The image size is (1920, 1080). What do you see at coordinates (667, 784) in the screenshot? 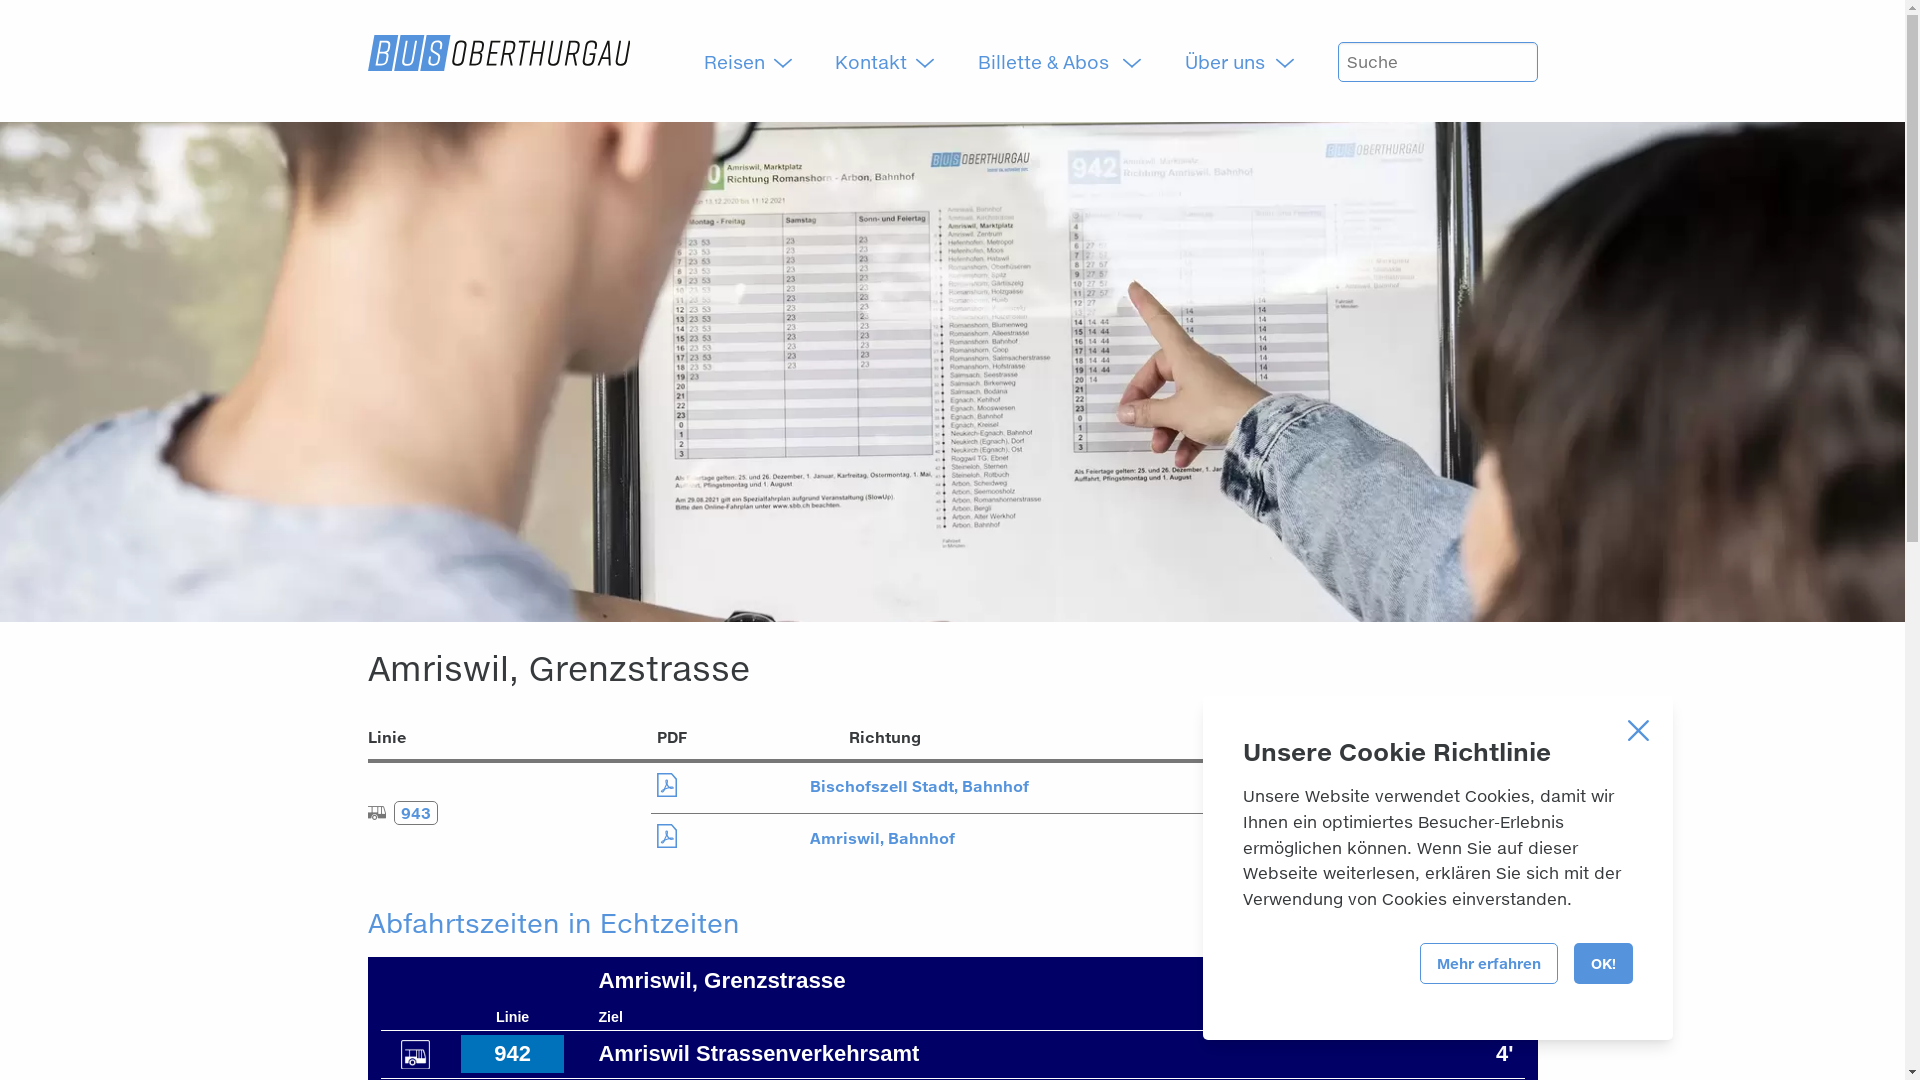
I see `'Download PDF'` at bounding box center [667, 784].